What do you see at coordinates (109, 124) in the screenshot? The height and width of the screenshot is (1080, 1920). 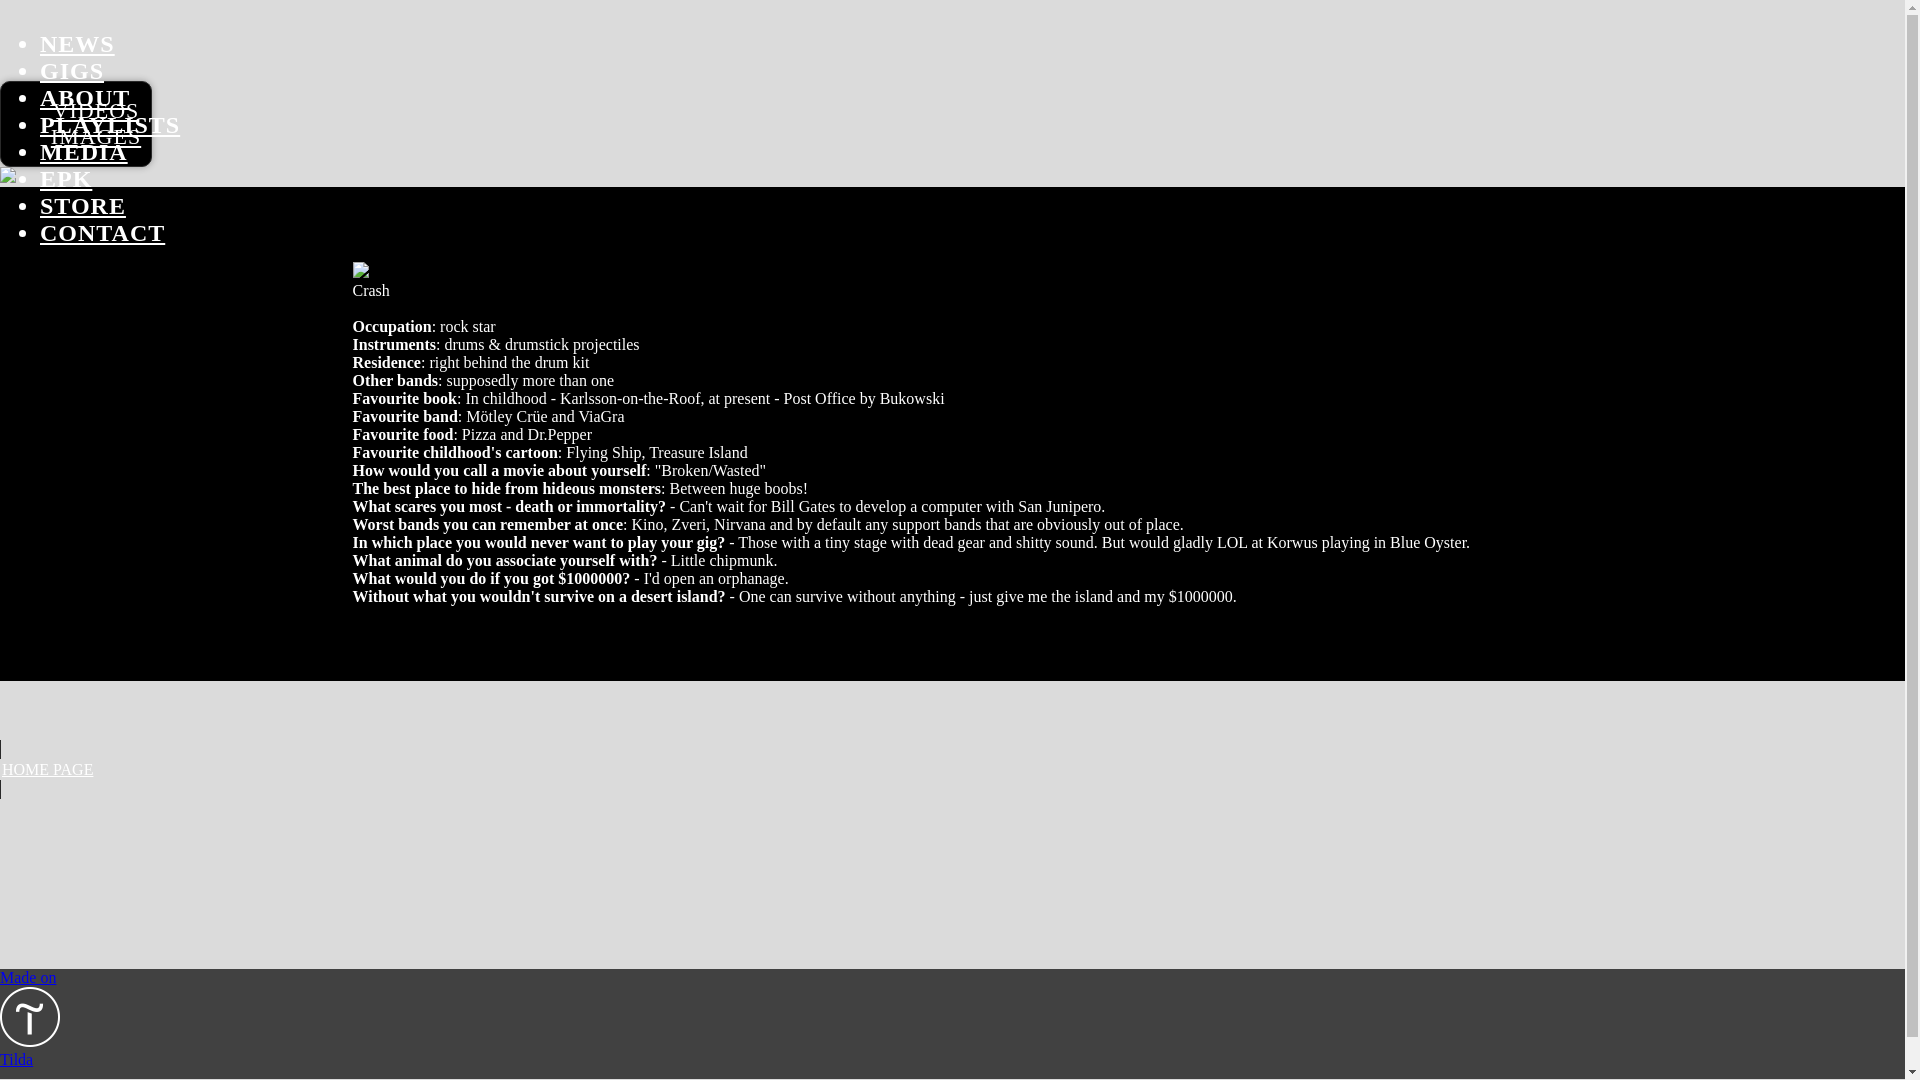 I see `'PLAYLISTS'` at bounding box center [109, 124].